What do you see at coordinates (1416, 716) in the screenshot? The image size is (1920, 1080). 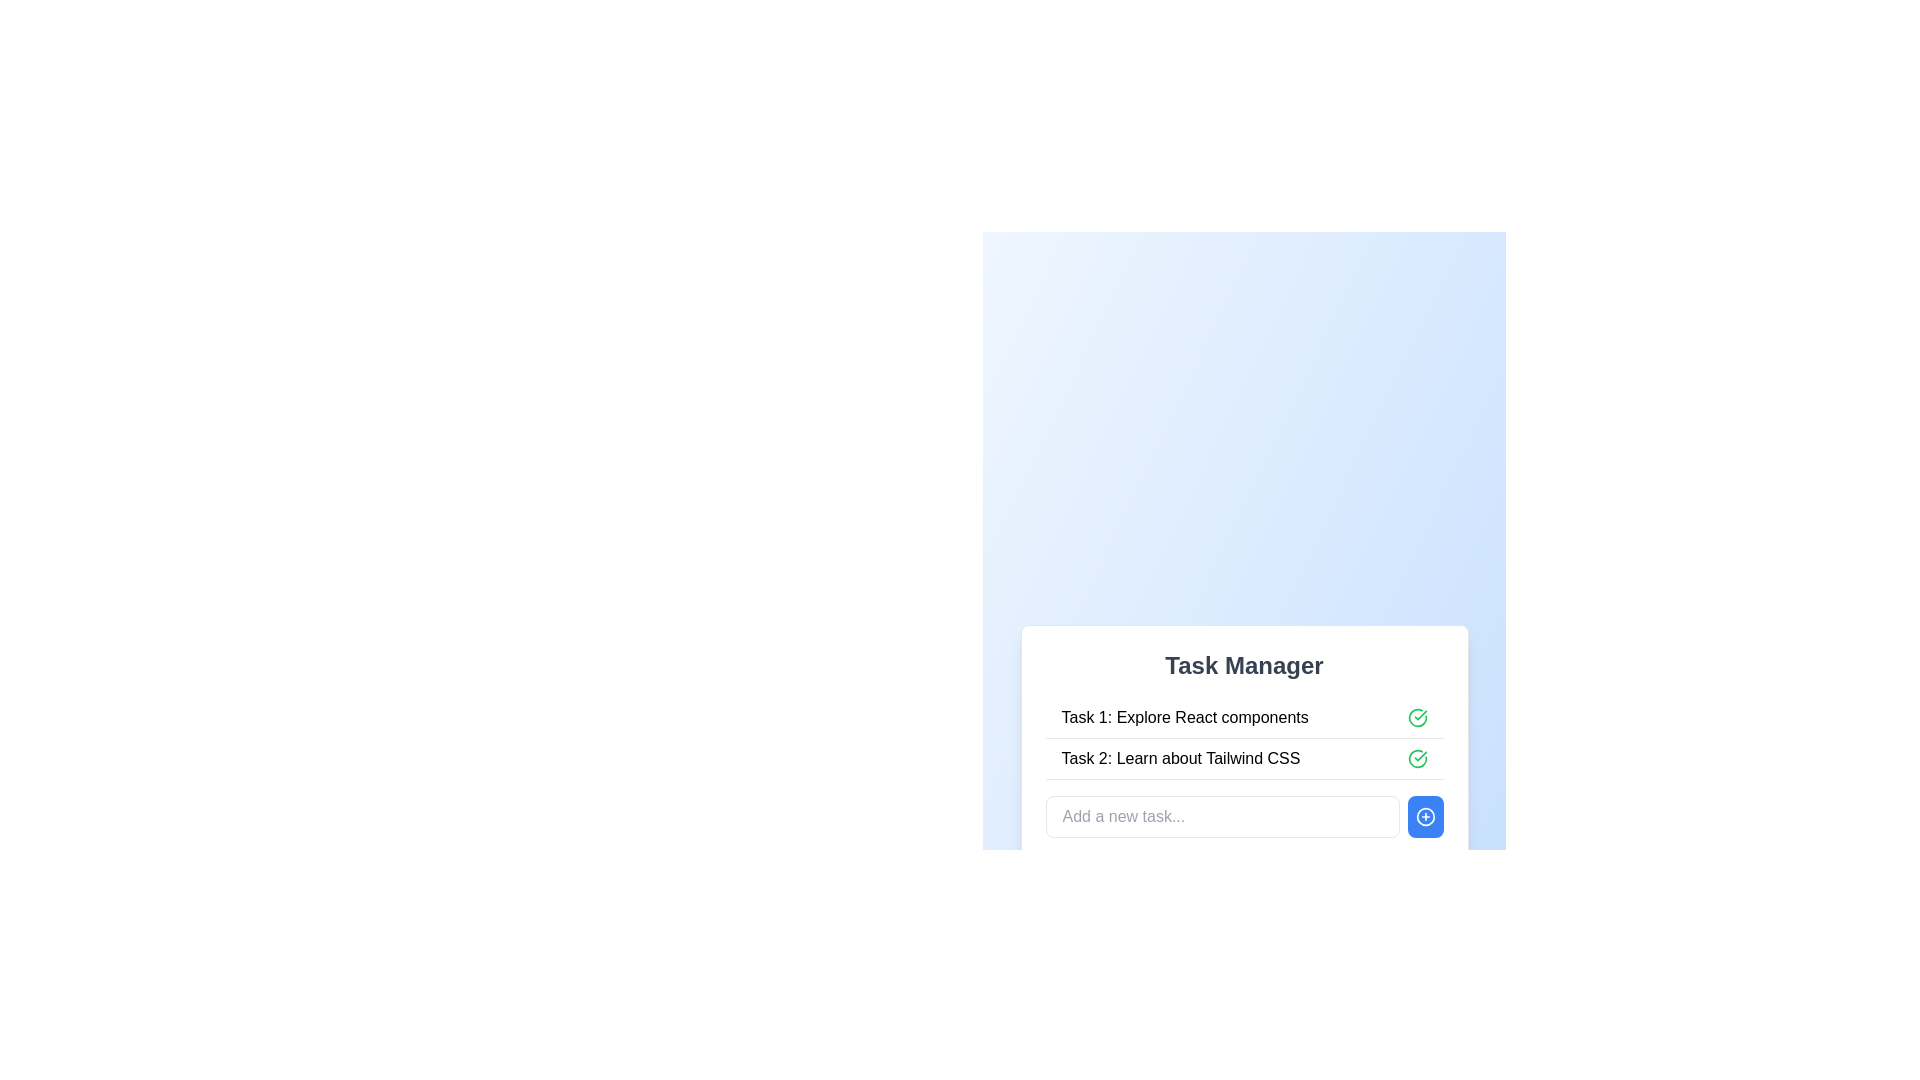 I see `the task status indicator icon located in the top-right corner of the bounding box, which follows the text 'Task 1: Explore React components'` at bounding box center [1416, 716].